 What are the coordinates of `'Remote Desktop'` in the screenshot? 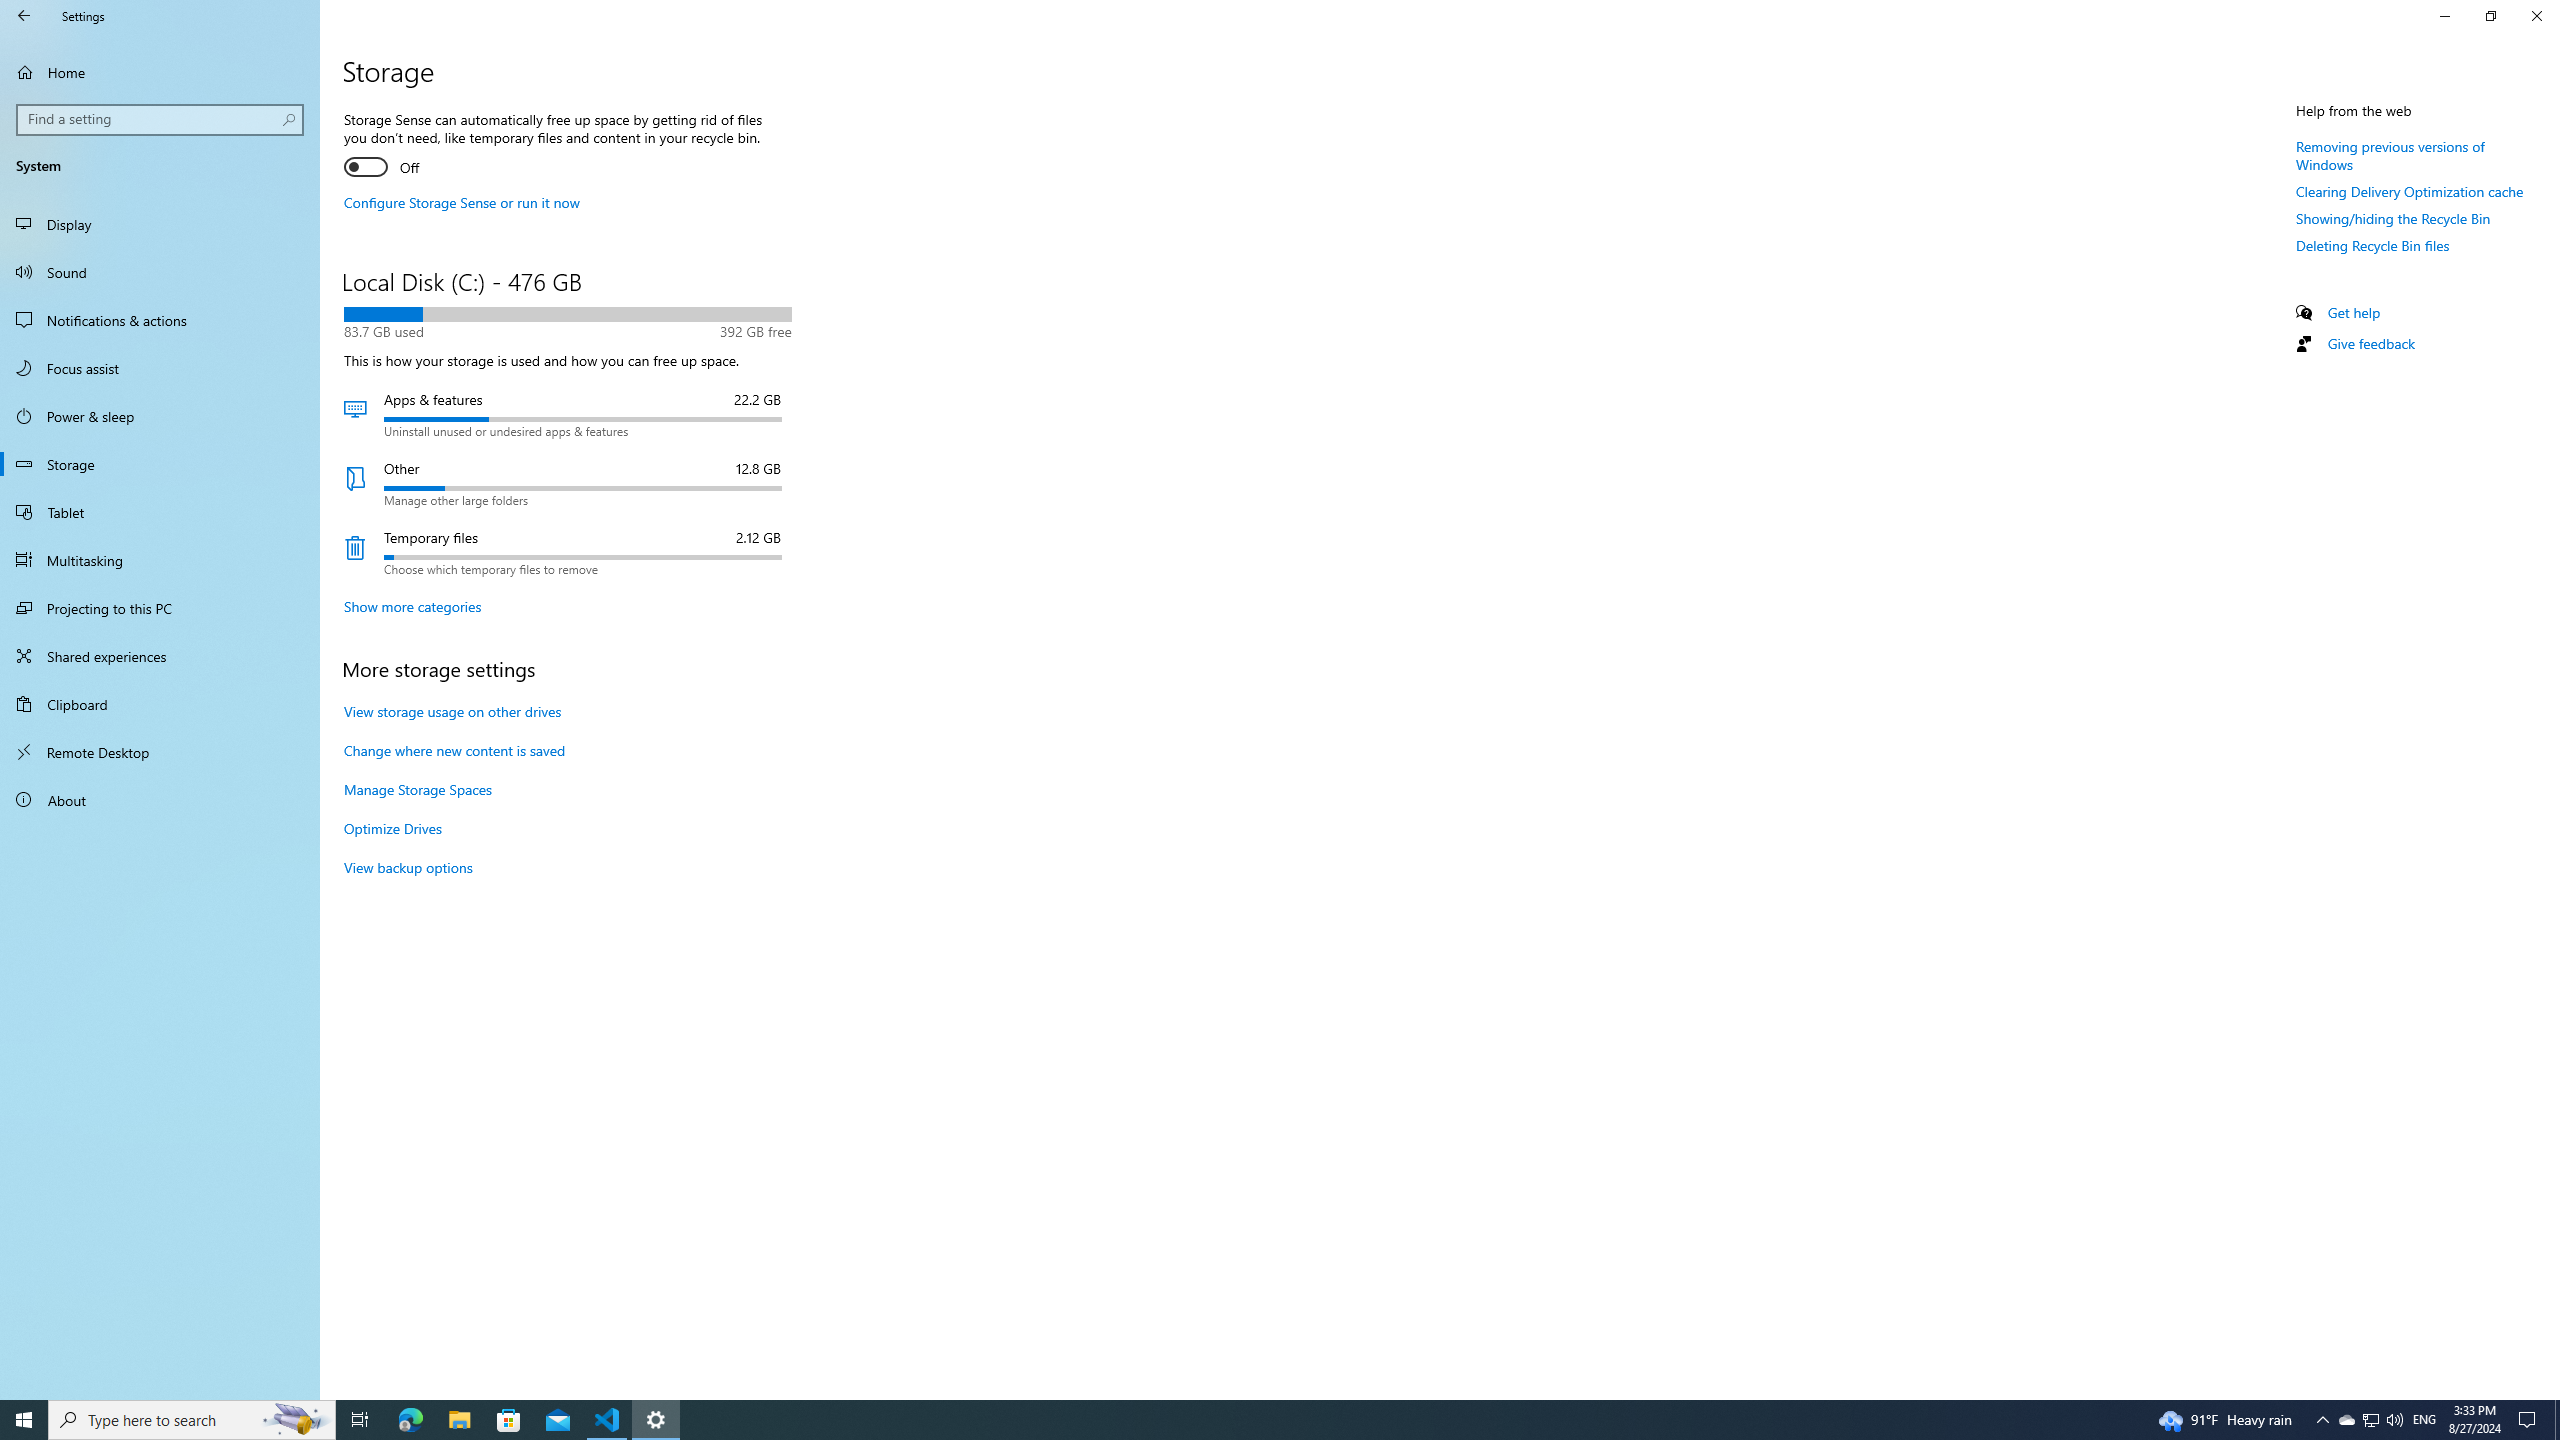 It's located at (159, 751).